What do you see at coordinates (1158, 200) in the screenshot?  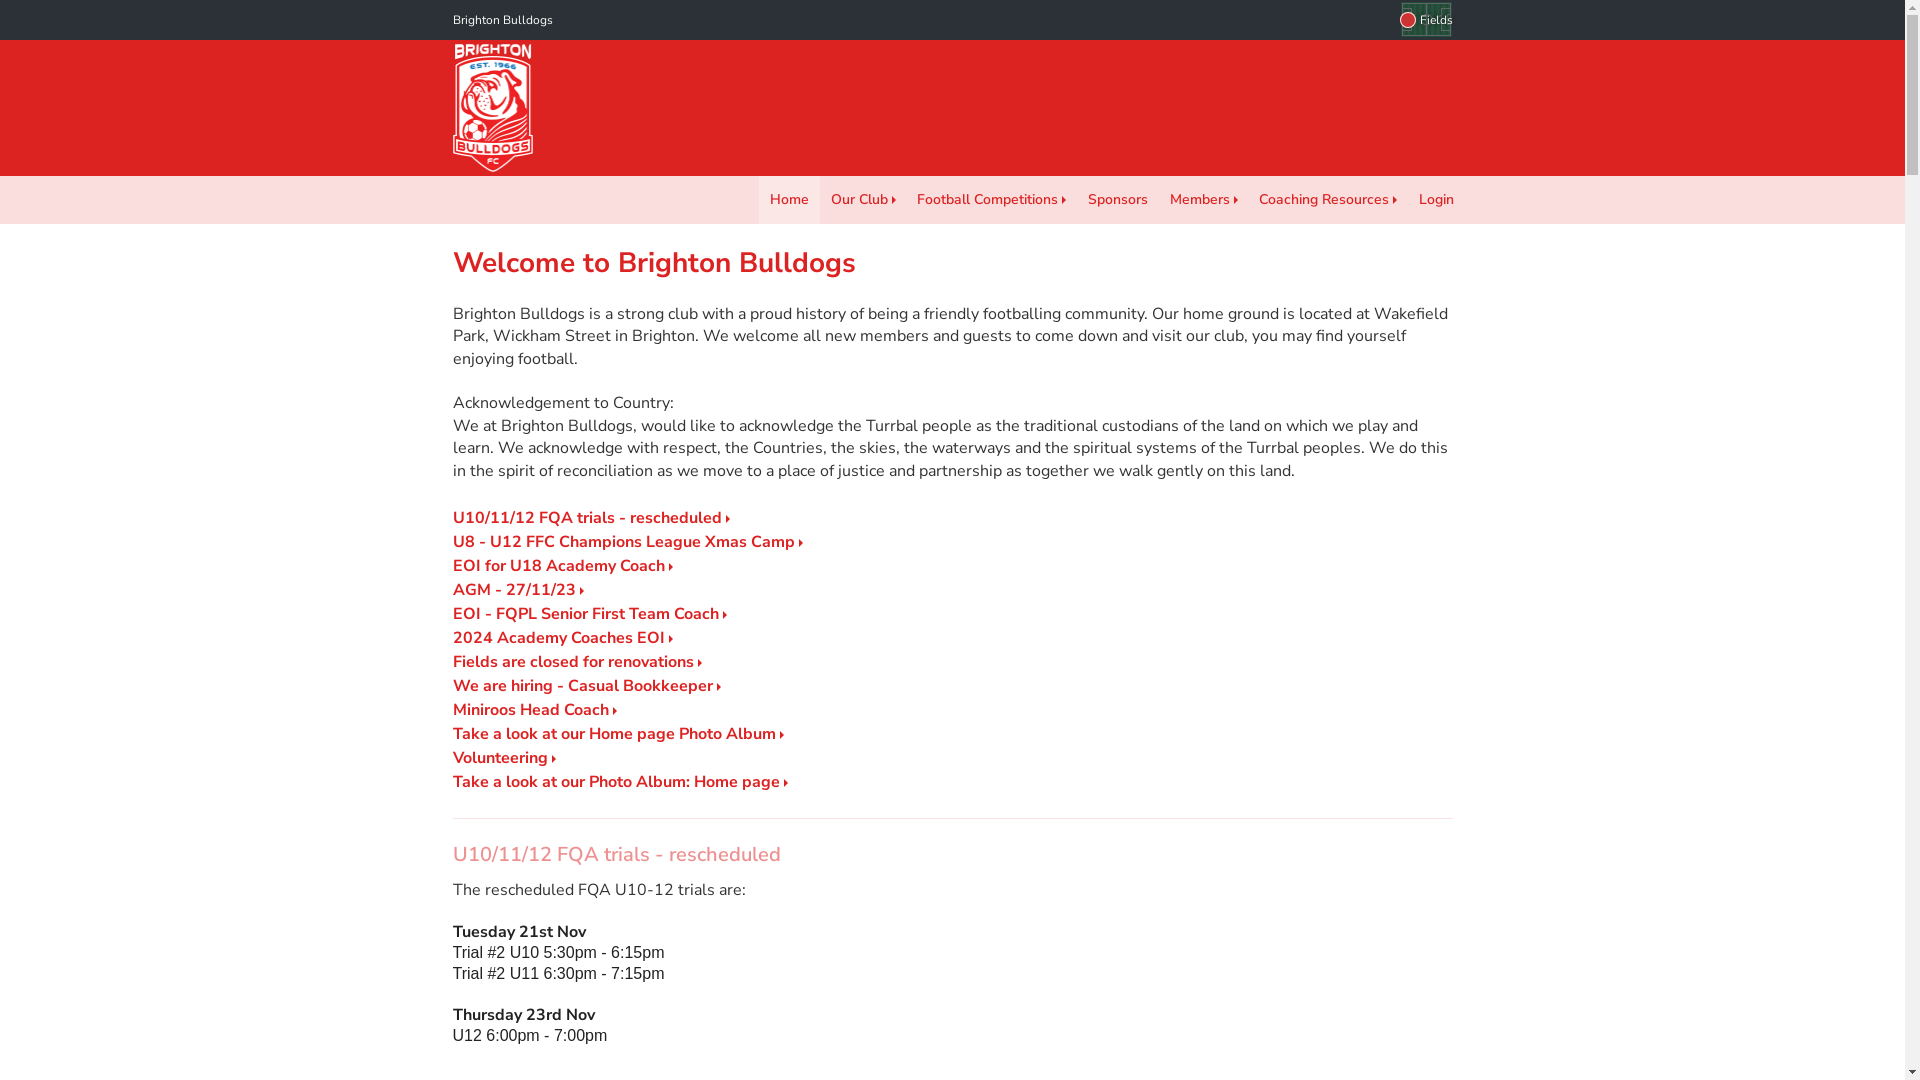 I see `'Members'` at bounding box center [1158, 200].